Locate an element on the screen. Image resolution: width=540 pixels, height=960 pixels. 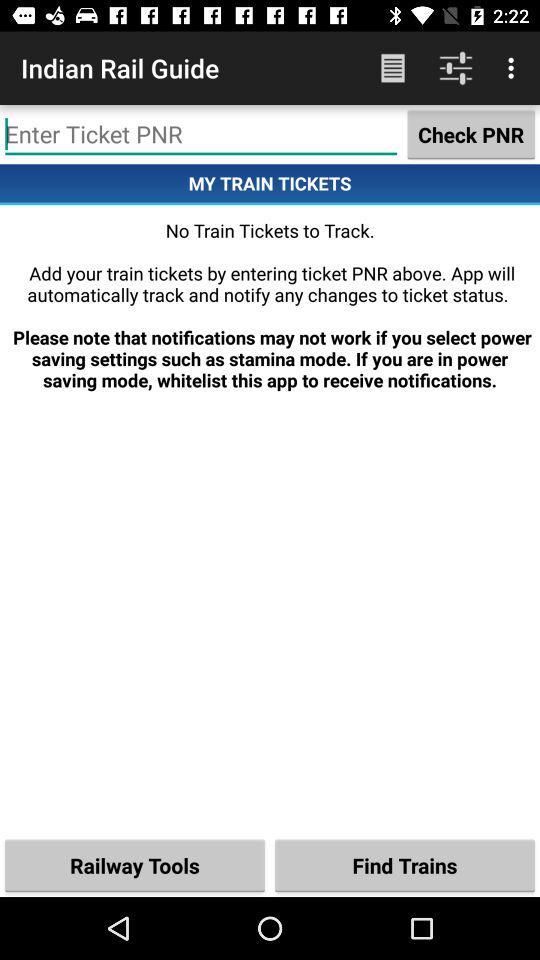
item above my train tickets icon is located at coordinates (201, 133).